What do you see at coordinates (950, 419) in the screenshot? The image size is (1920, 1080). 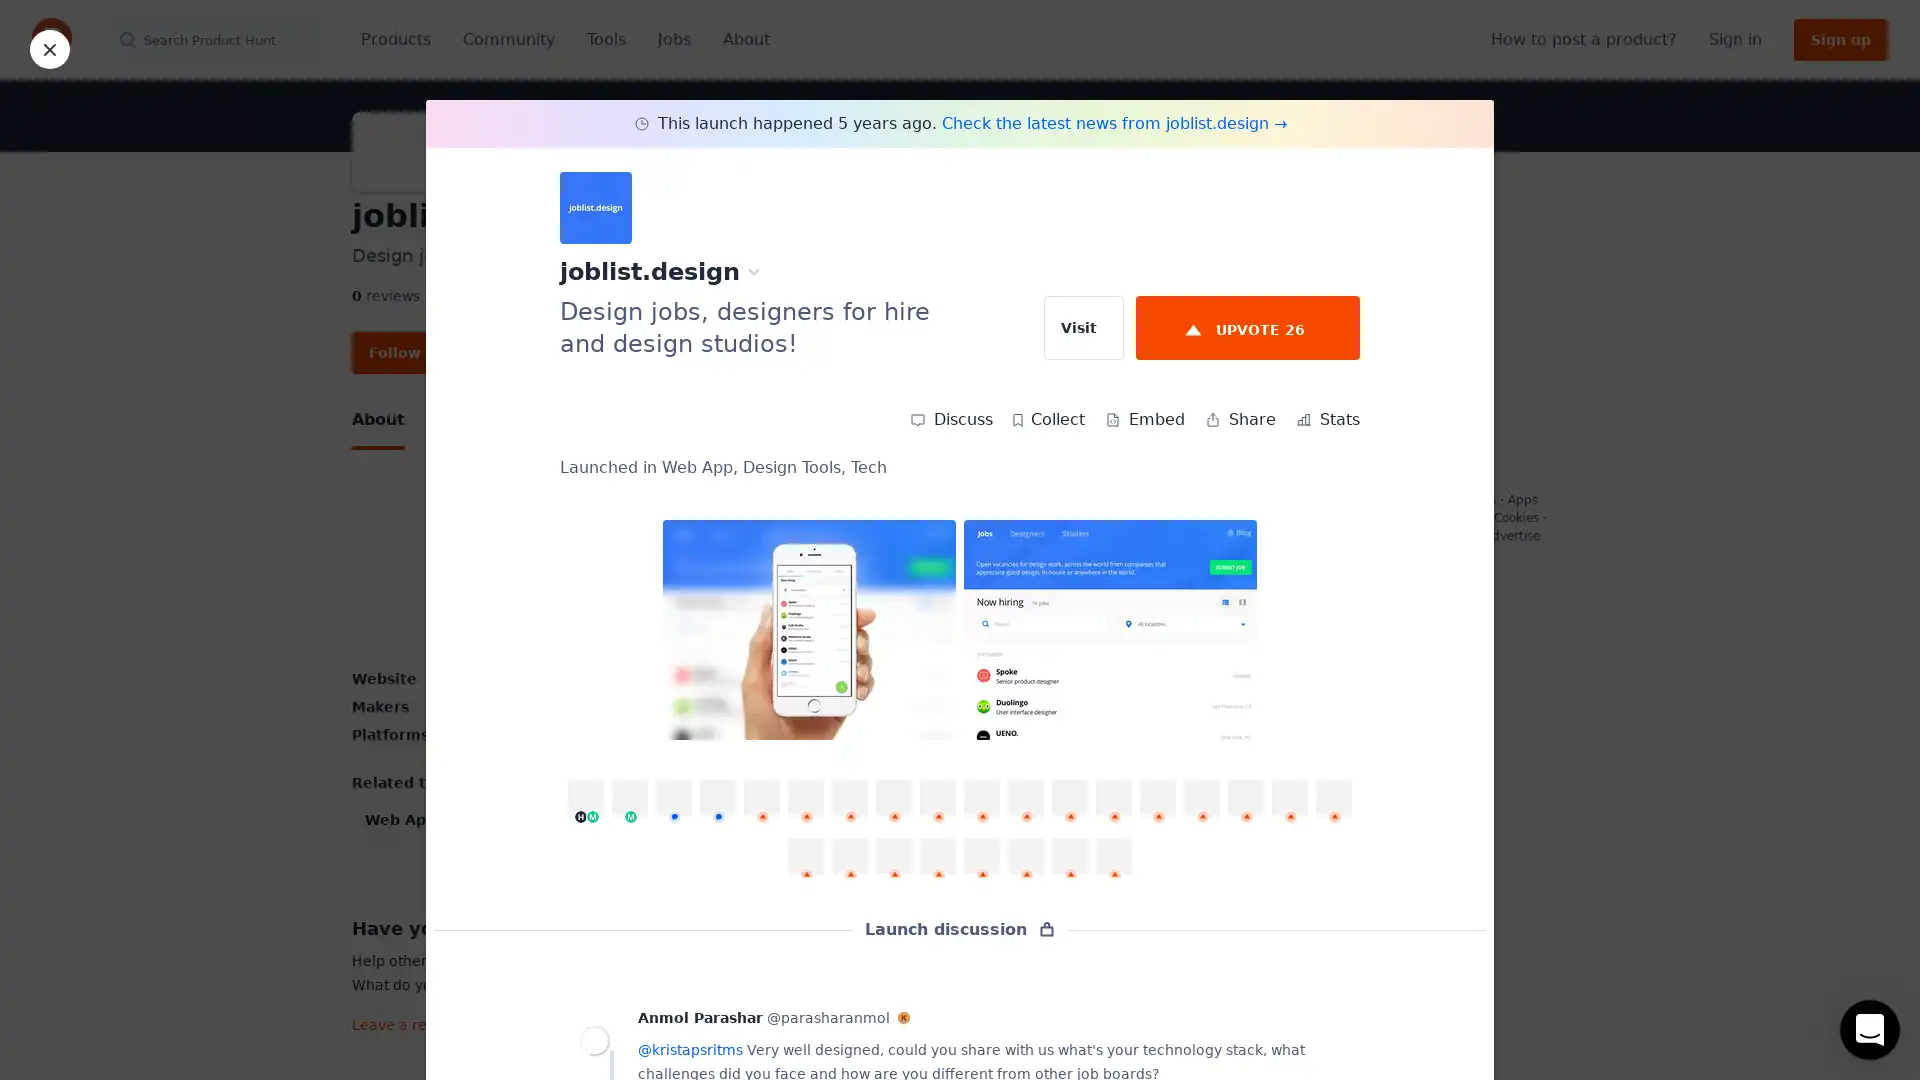 I see `Discuss` at bounding box center [950, 419].